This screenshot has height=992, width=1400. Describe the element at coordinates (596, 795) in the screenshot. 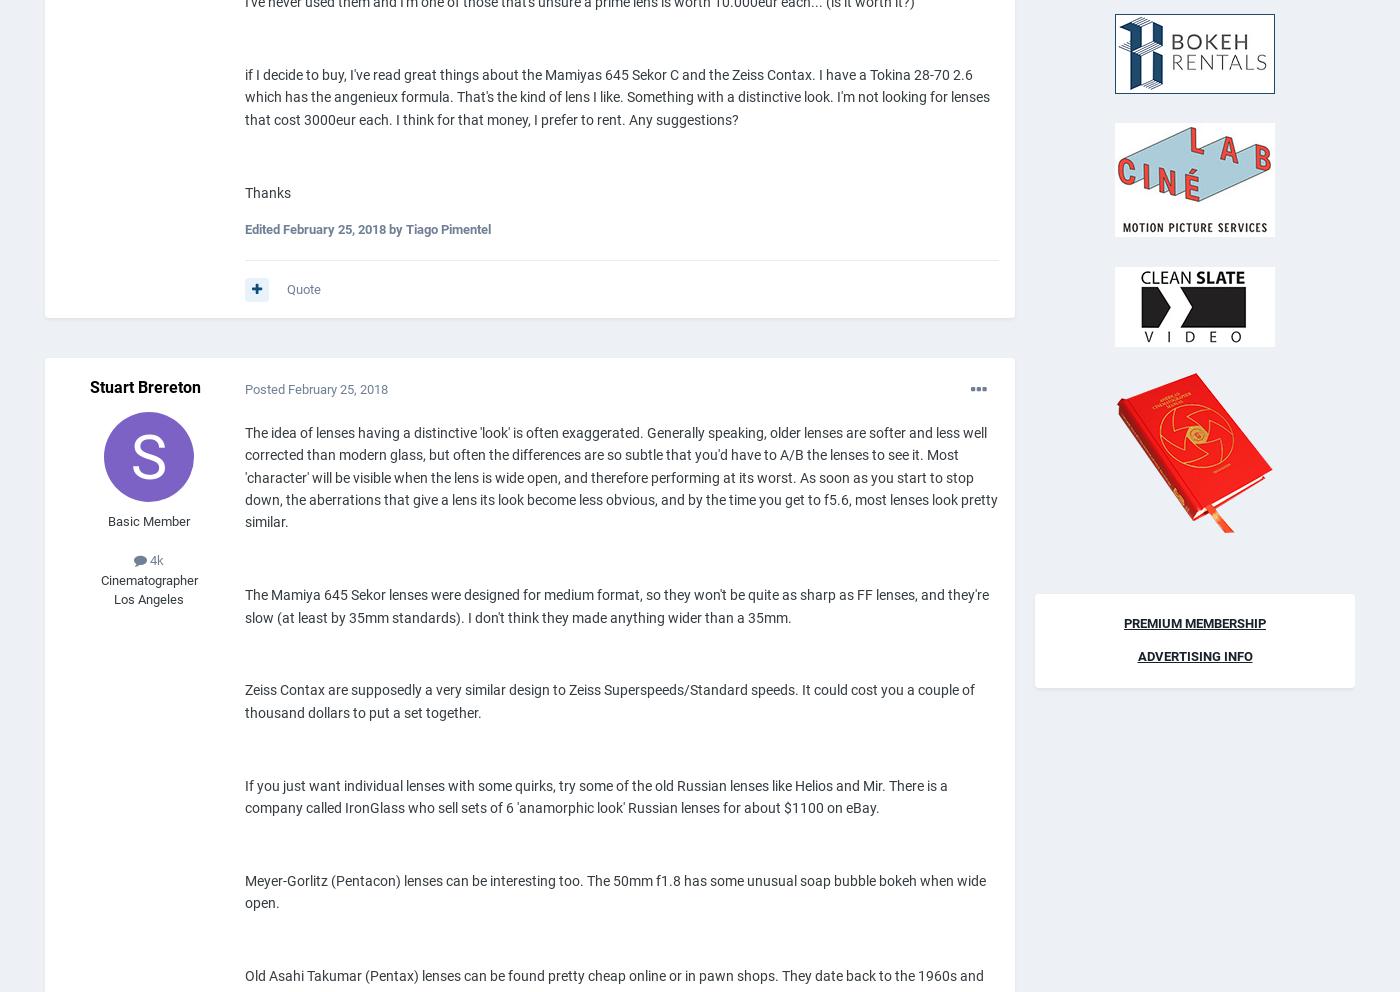

I see `'If you just want individual lenses with some quirks, try some of the old Russian lenses like Helios and Mir. There is a company called IronGlass who sell sets of 6 'anamorphic look' Russian lenses for about $1100 on eBay.'` at that location.